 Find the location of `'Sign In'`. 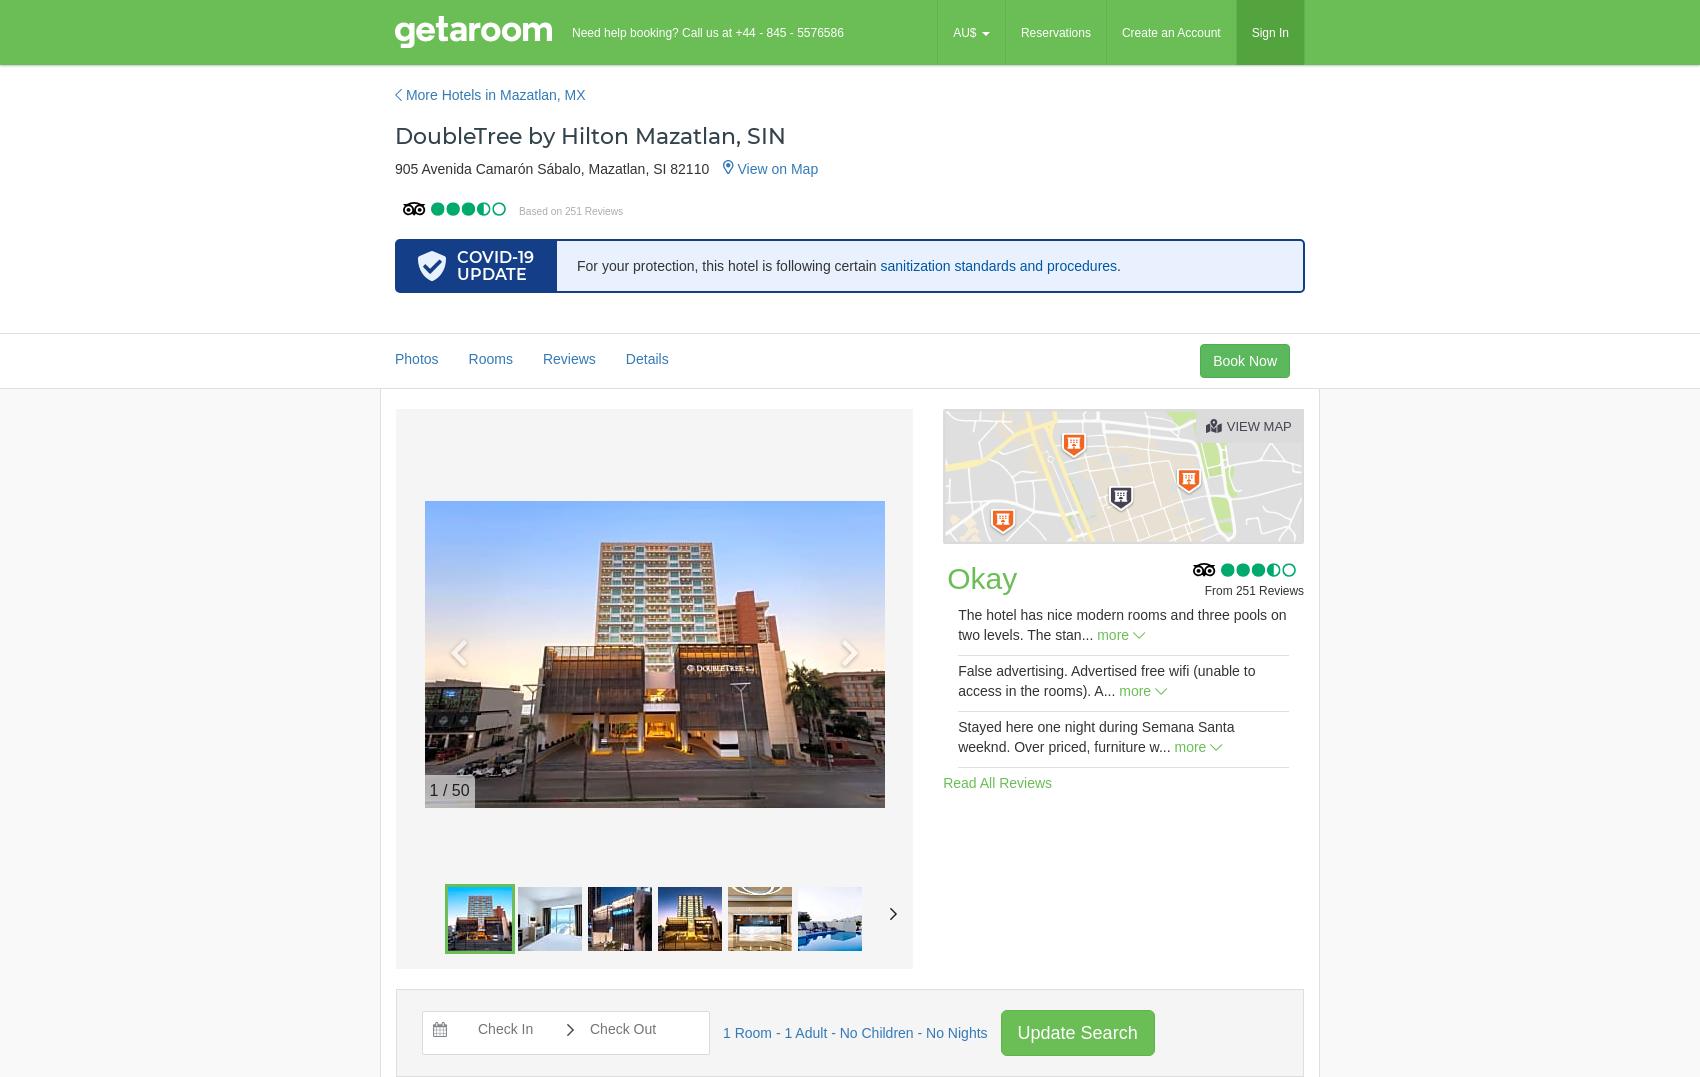

'Sign In' is located at coordinates (1269, 30).